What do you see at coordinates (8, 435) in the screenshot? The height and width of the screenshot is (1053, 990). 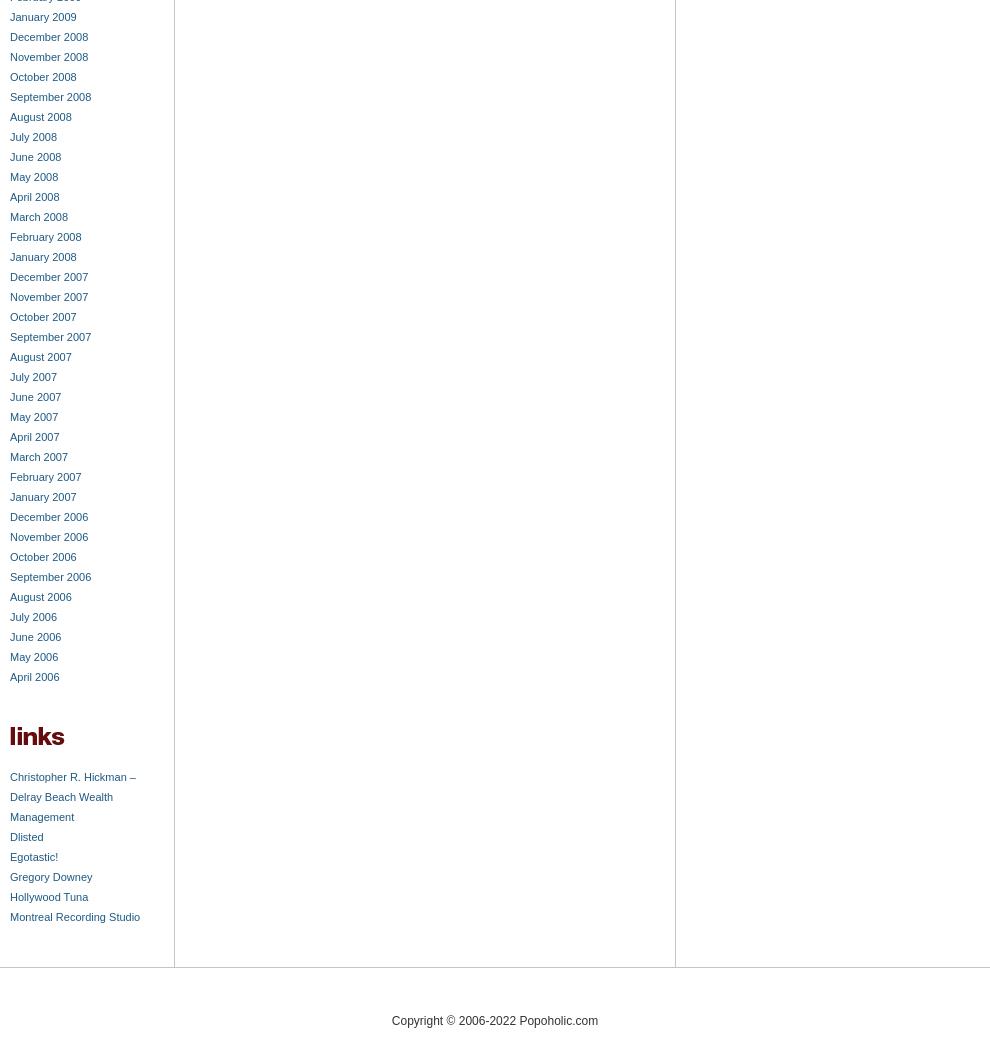 I see `'April 2007'` at bounding box center [8, 435].